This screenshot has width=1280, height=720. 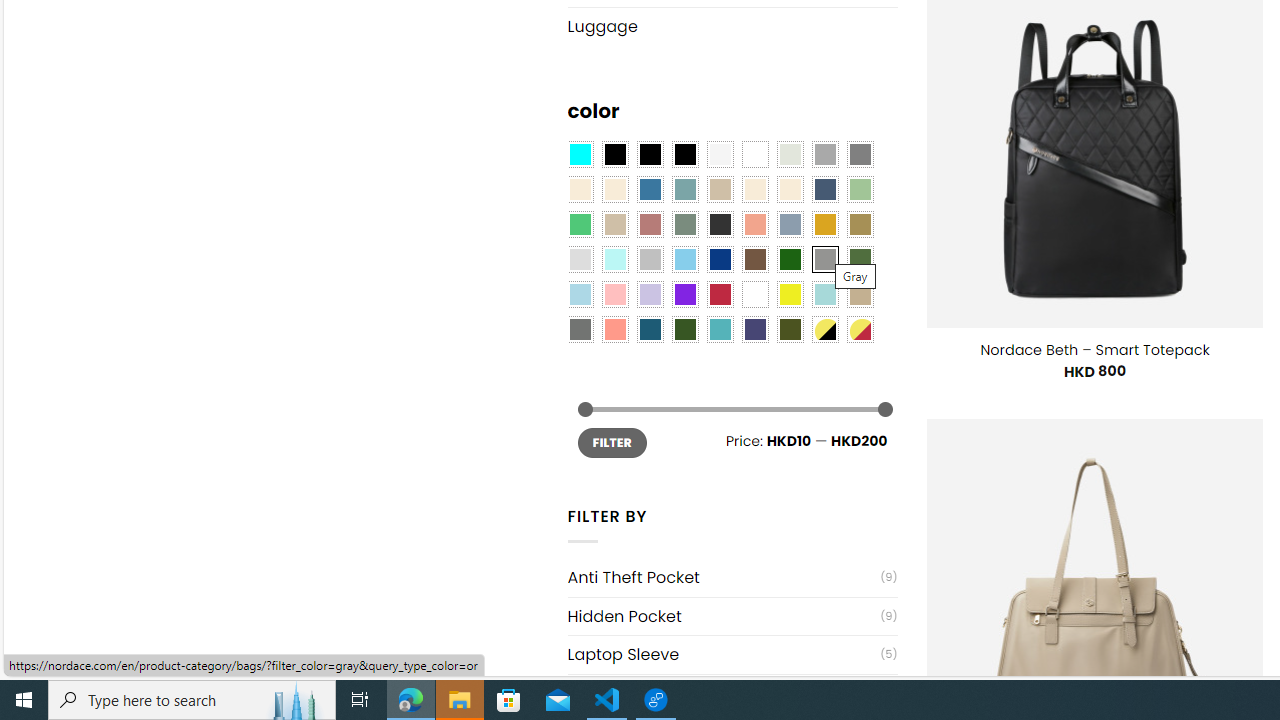 I want to click on 'Laptop Sleeve(5)', so click(x=731, y=654).